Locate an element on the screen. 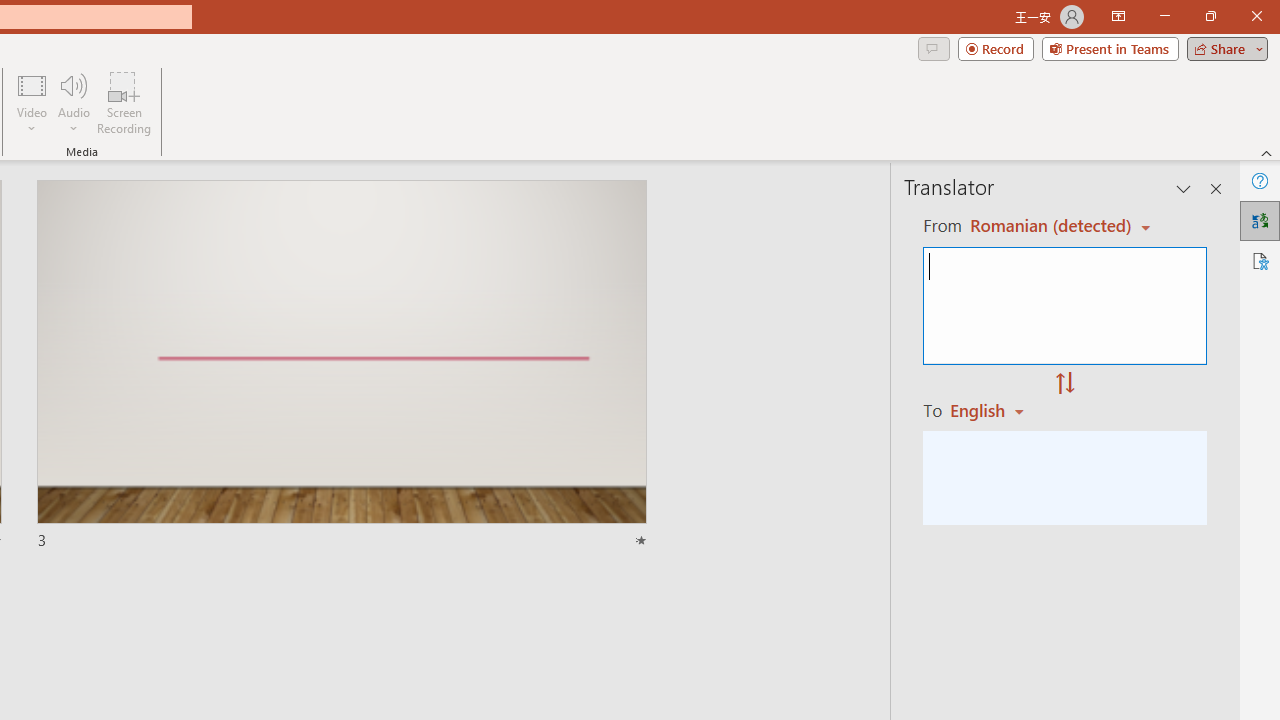 This screenshot has width=1280, height=720. 'Close pane' is located at coordinates (1215, 189).